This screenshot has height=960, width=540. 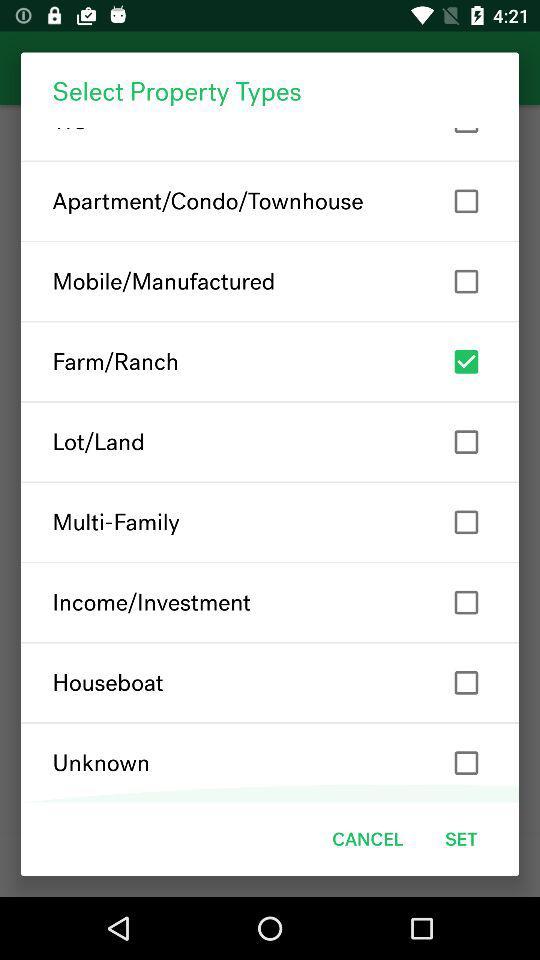 I want to click on the multi-family icon, so click(x=270, y=521).